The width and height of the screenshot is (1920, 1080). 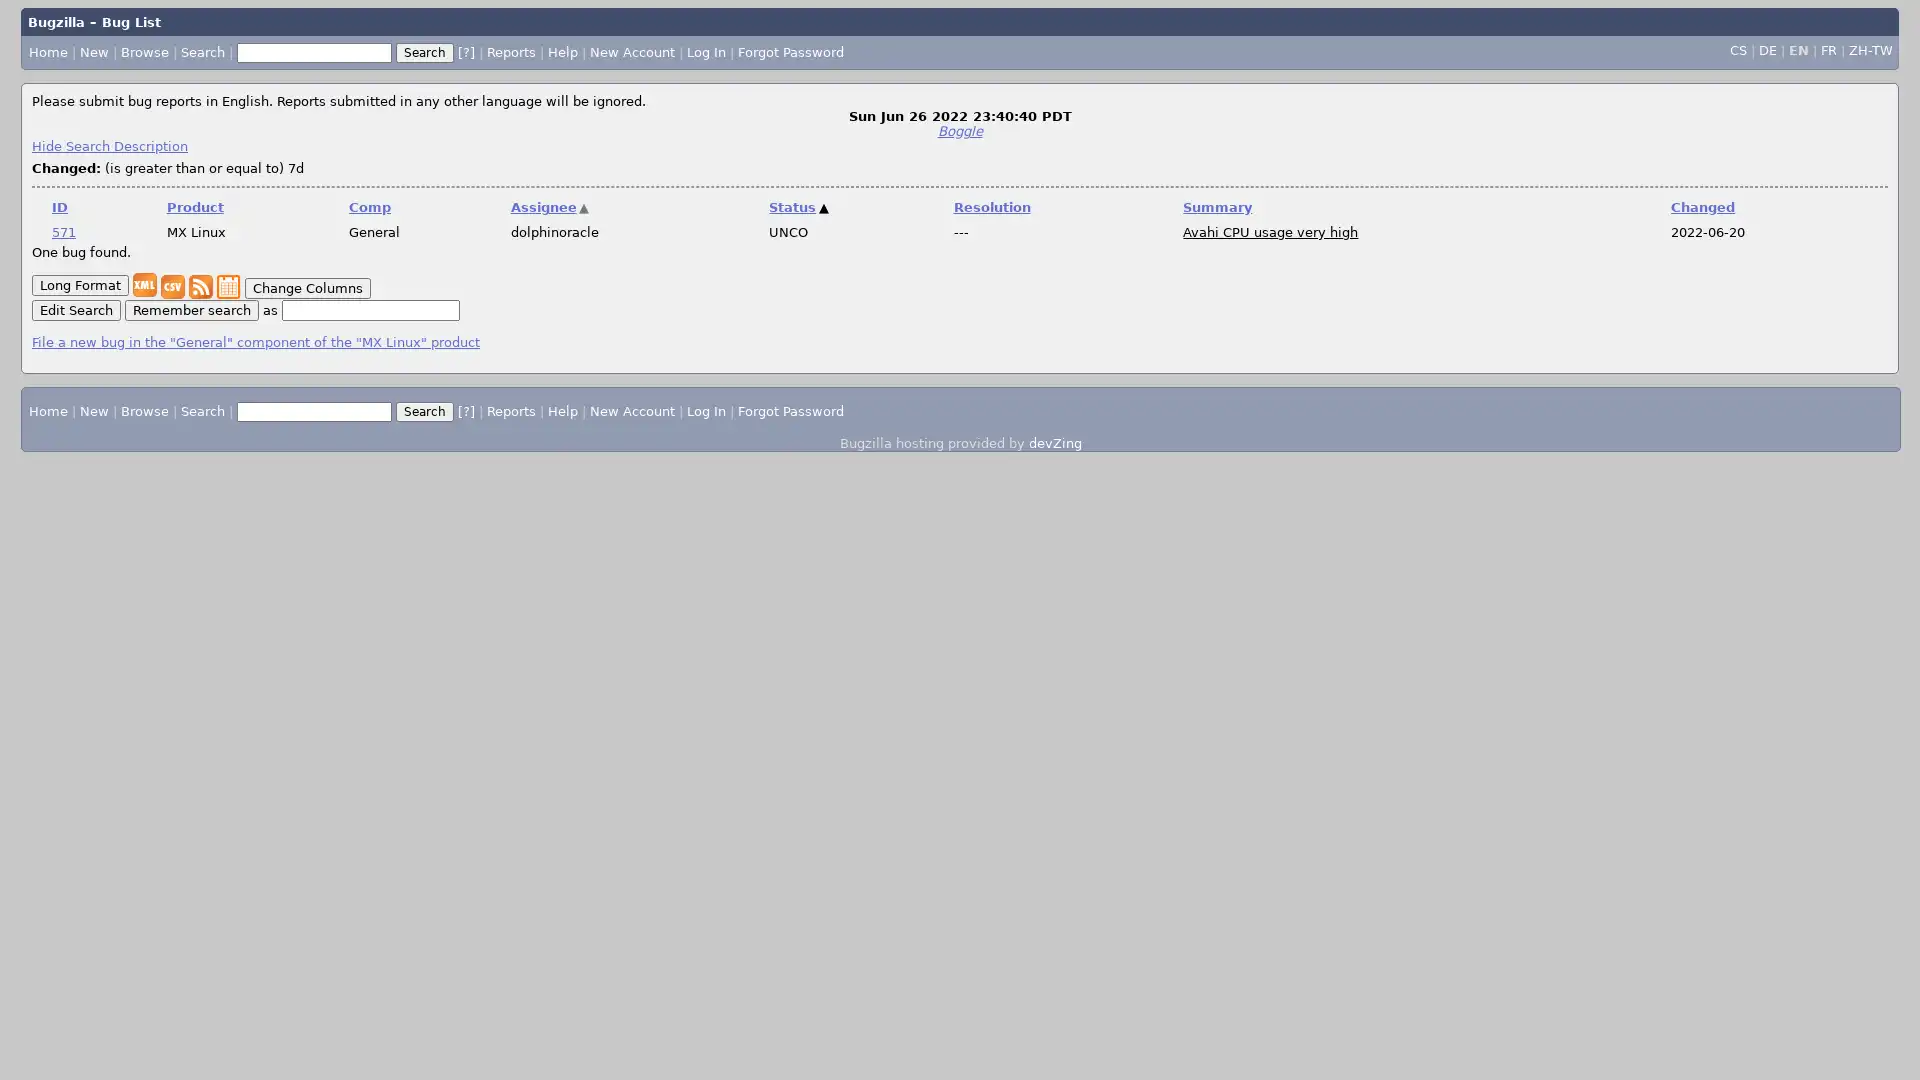 What do you see at coordinates (80, 285) in the screenshot?
I see `Long Format` at bounding box center [80, 285].